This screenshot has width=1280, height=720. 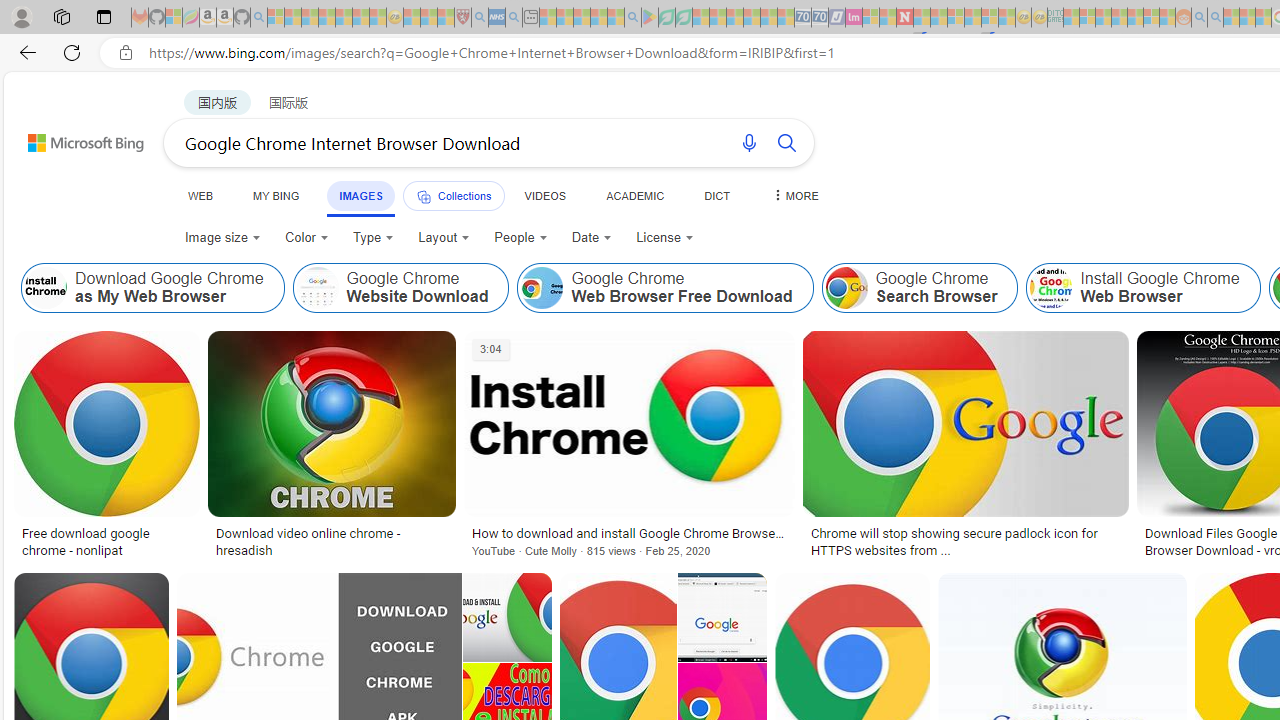 What do you see at coordinates (853, 17) in the screenshot?
I see `'Jobs - lastminute.com Investor Portal - Sleeping'` at bounding box center [853, 17].